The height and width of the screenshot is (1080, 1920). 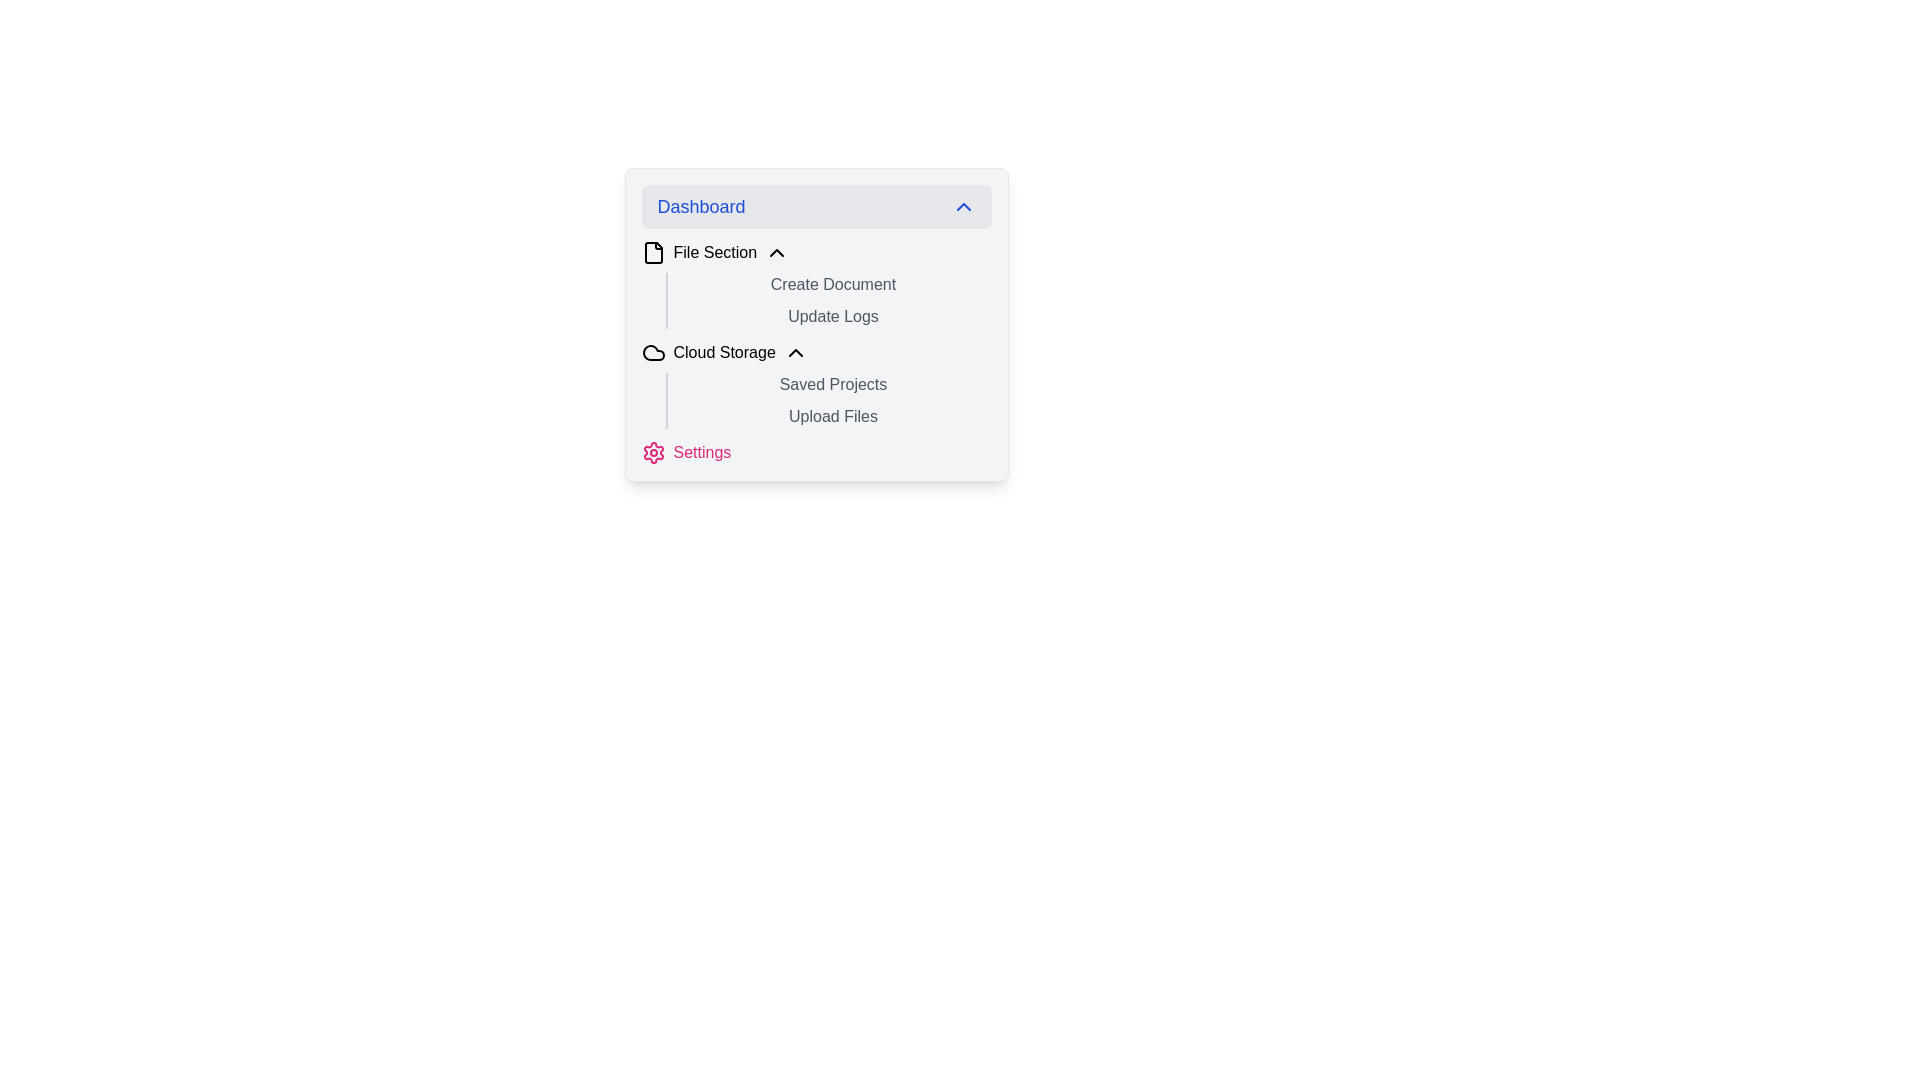 What do you see at coordinates (776, 252) in the screenshot?
I see `the downward-pointing chevron icon representing the dropdown toggle located near the 'File Section' text` at bounding box center [776, 252].